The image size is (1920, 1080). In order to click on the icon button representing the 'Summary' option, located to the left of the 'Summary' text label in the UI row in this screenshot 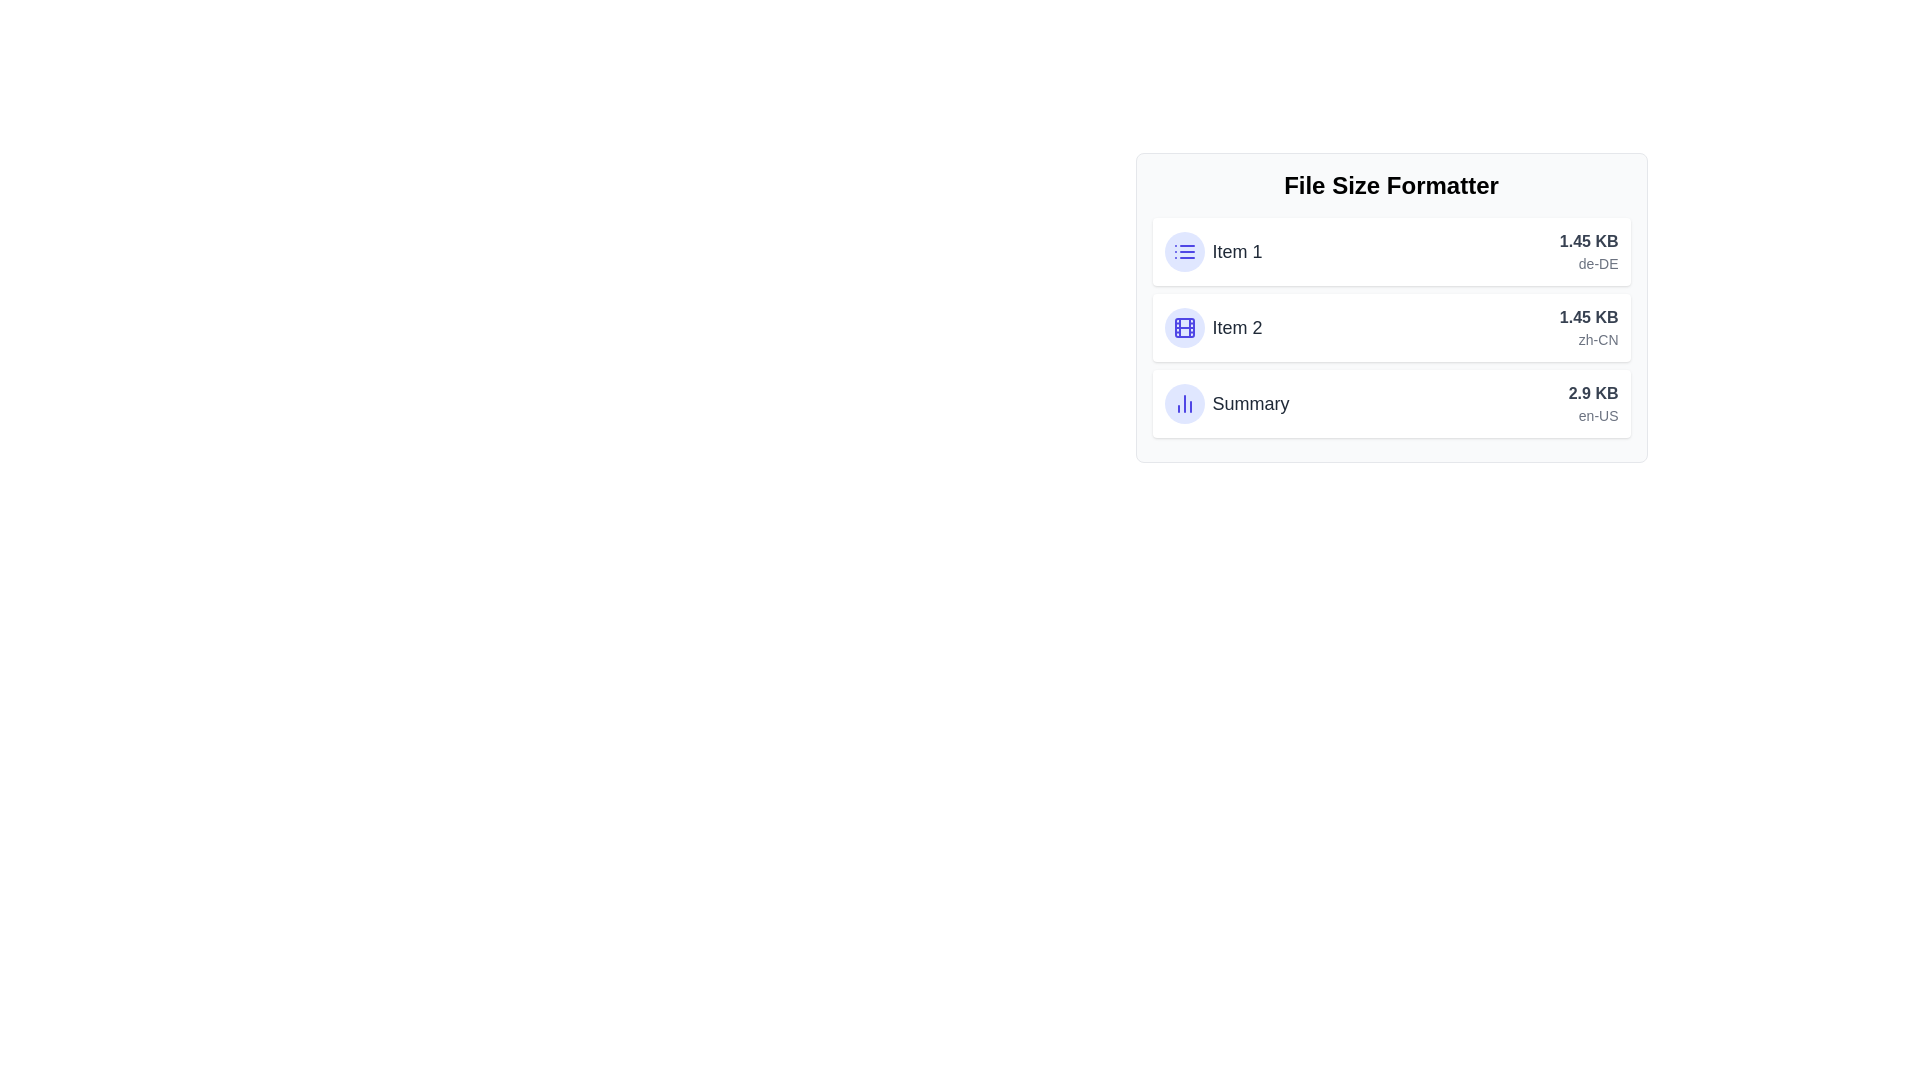, I will do `click(1184, 404)`.